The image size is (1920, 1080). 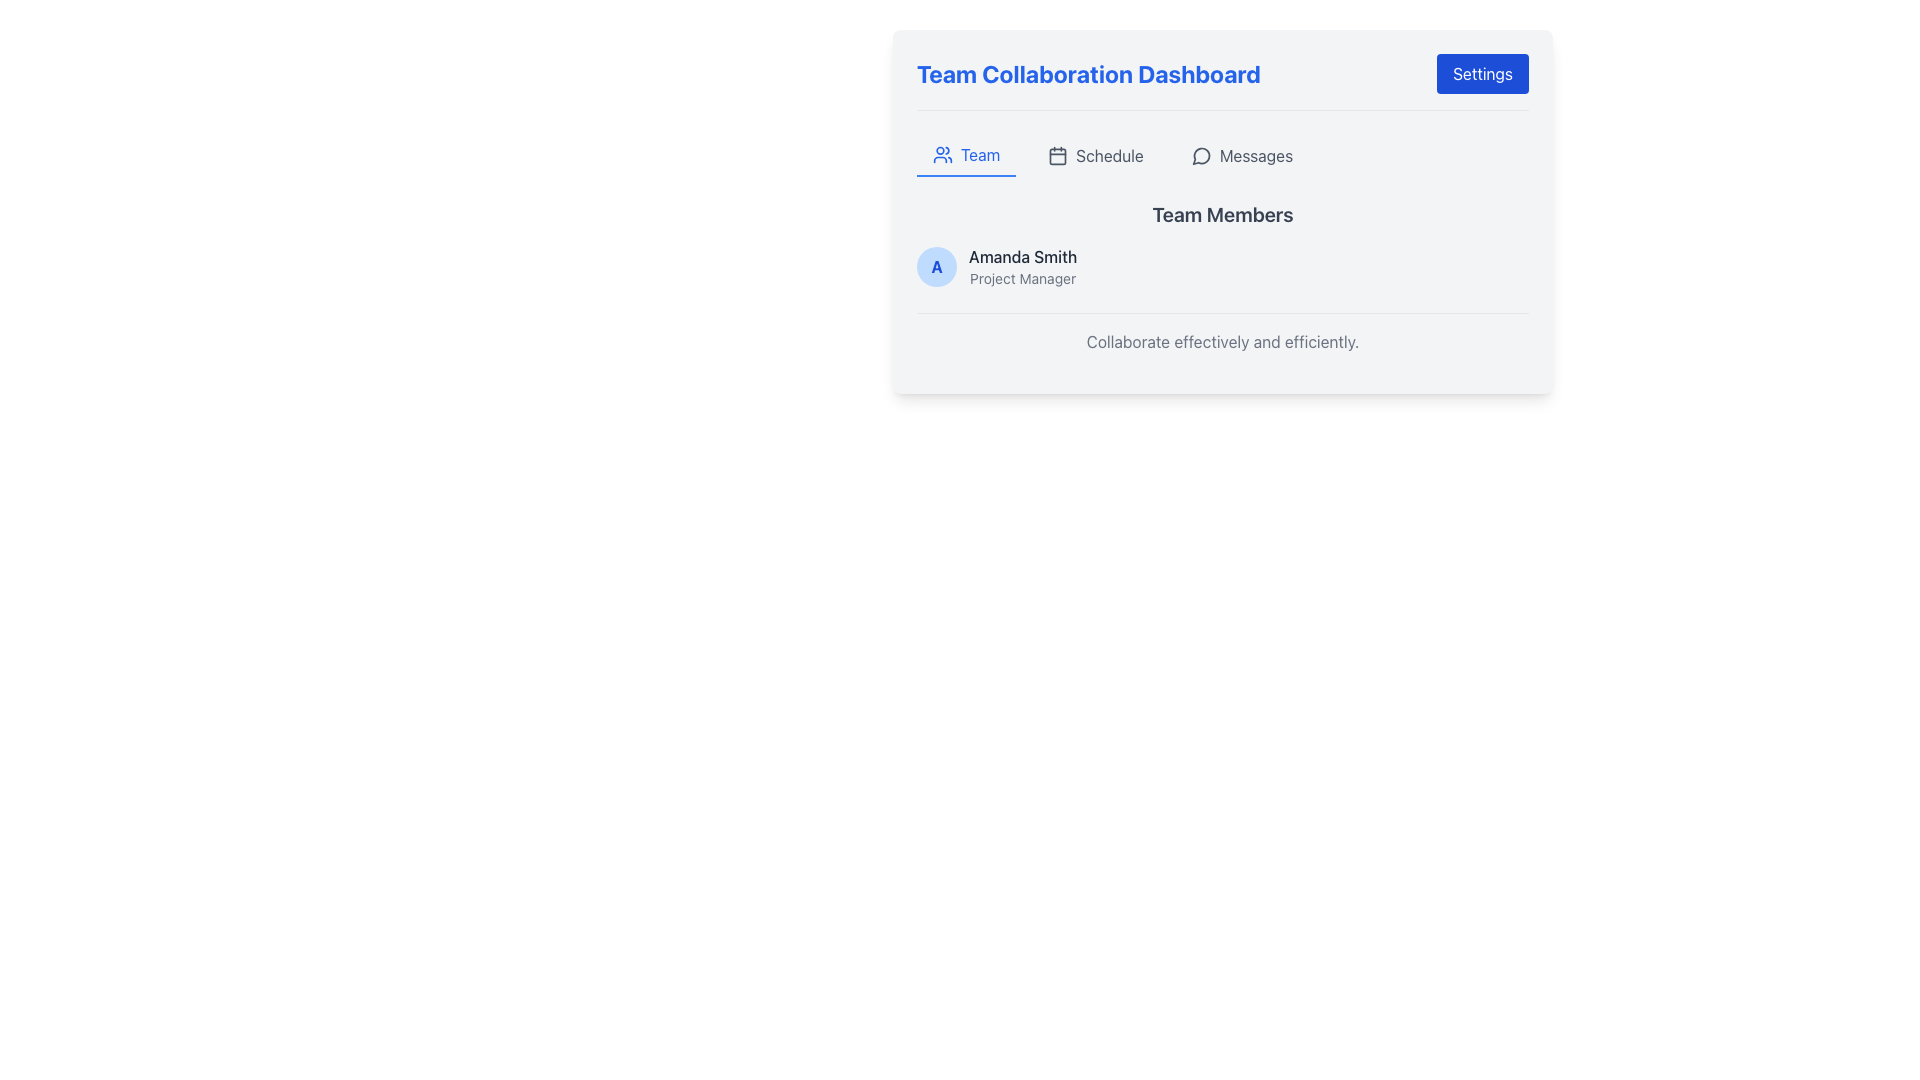 What do you see at coordinates (1241, 154) in the screenshot?
I see `the 'Messages' button, which is the third clickable item in a horizontal row near the top center of the interface` at bounding box center [1241, 154].